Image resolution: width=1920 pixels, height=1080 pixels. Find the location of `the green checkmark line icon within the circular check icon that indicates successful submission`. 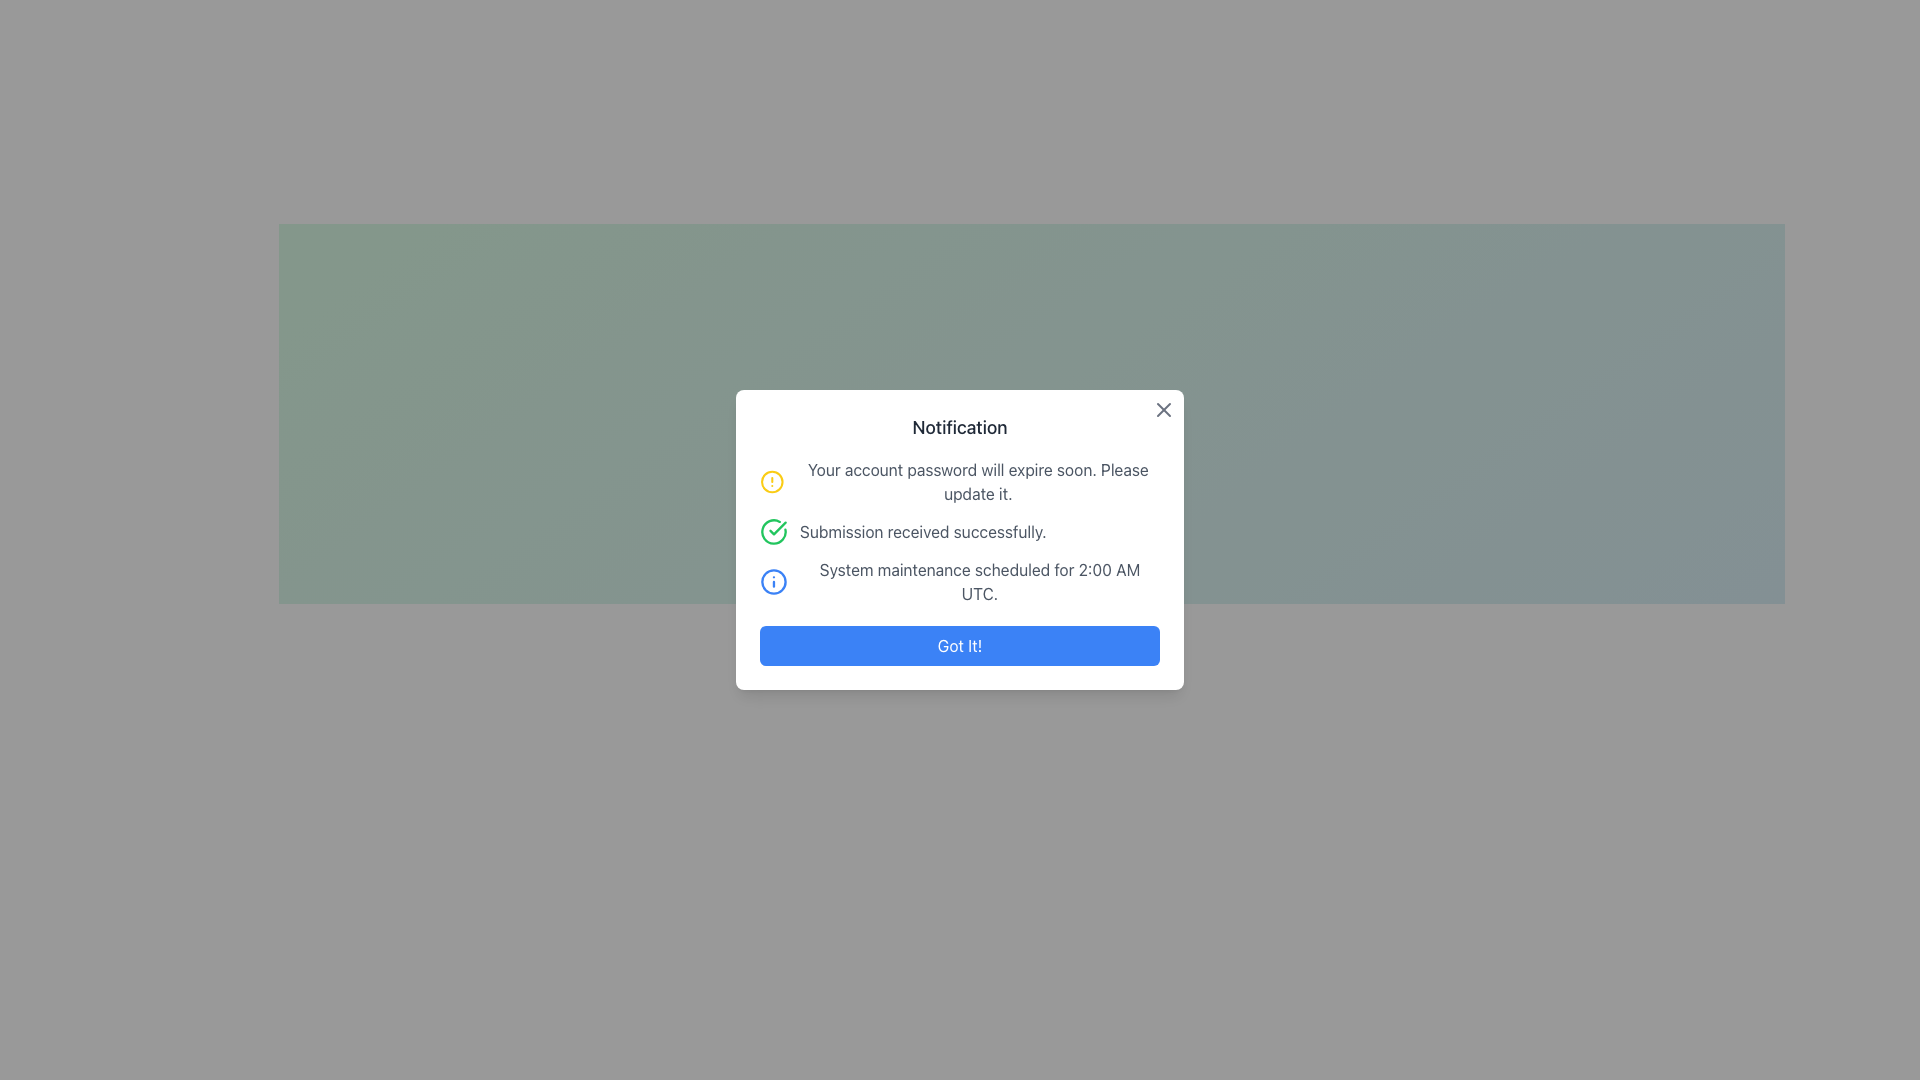

the green checkmark line icon within the circular check icon that indicates successful submission is located at coordinates (776, 527).